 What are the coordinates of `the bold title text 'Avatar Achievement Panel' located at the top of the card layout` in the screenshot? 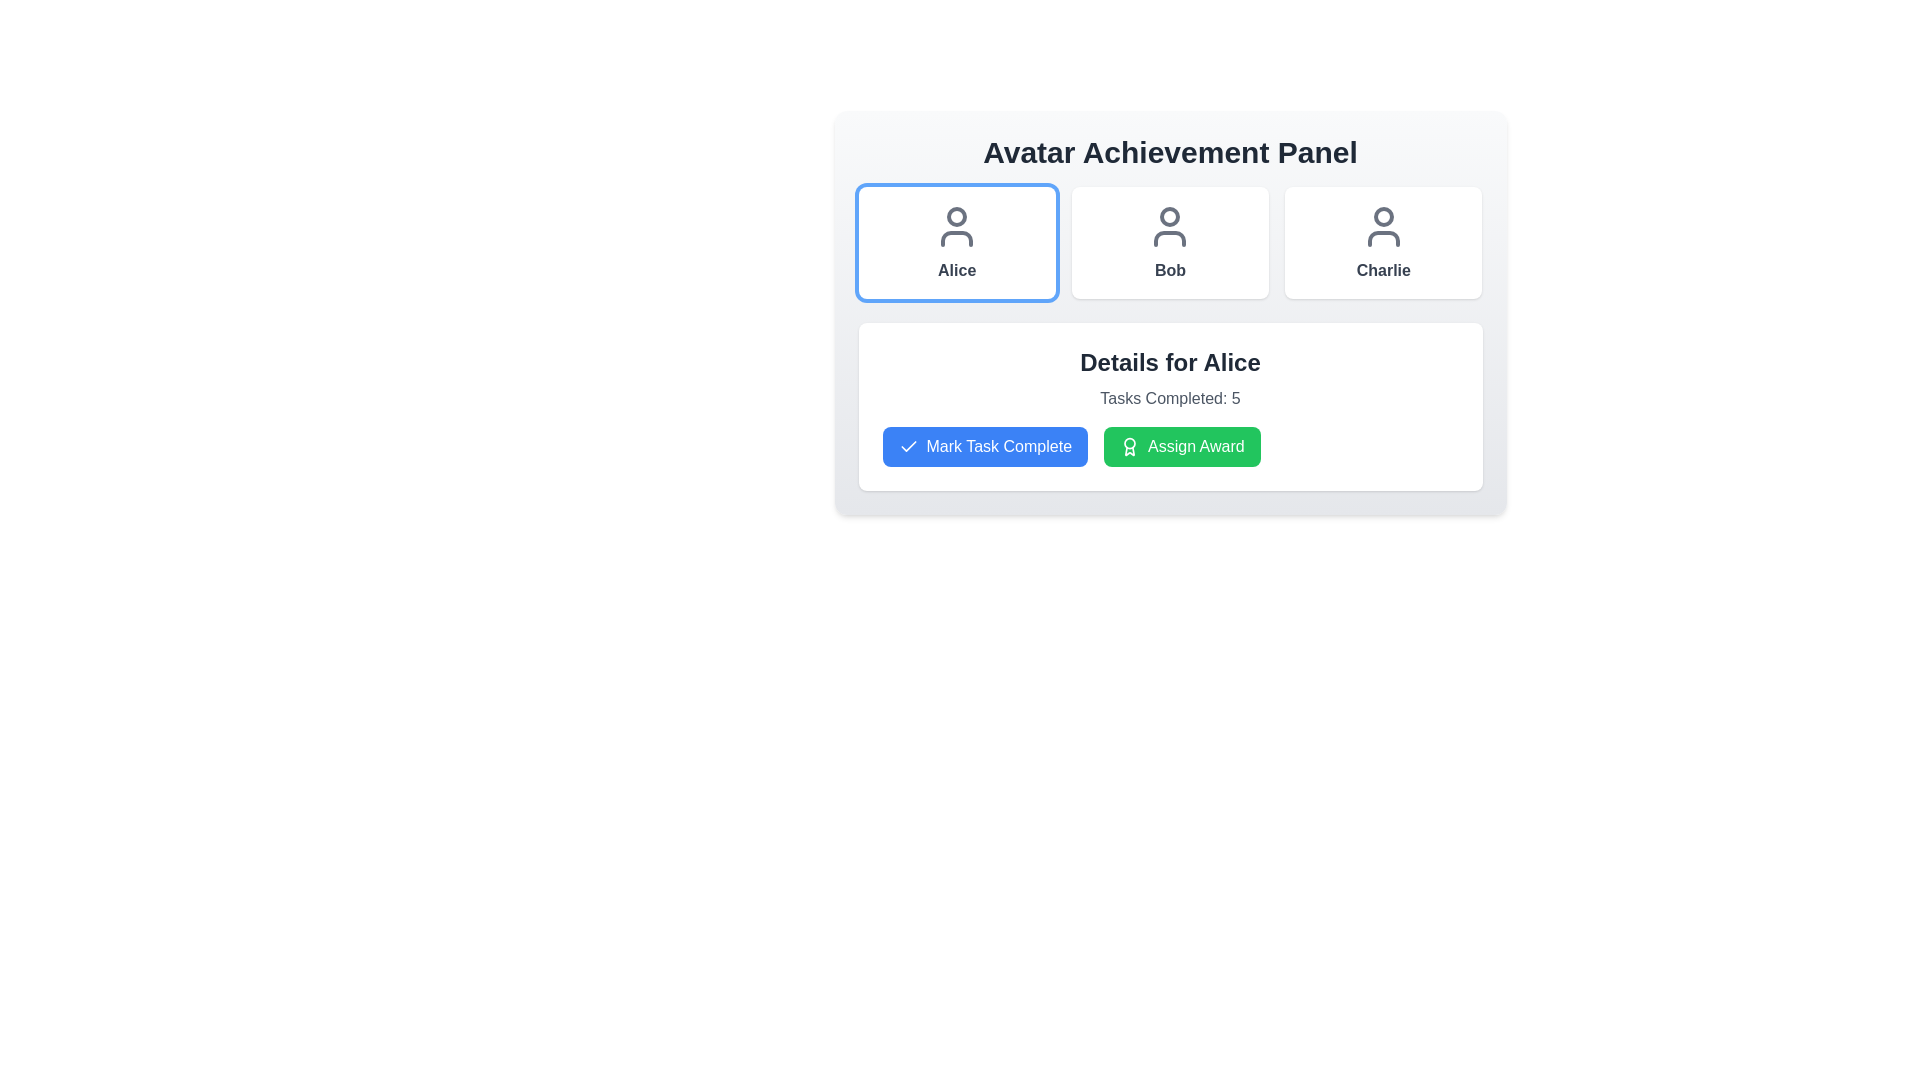 It's located at (1170, 152).